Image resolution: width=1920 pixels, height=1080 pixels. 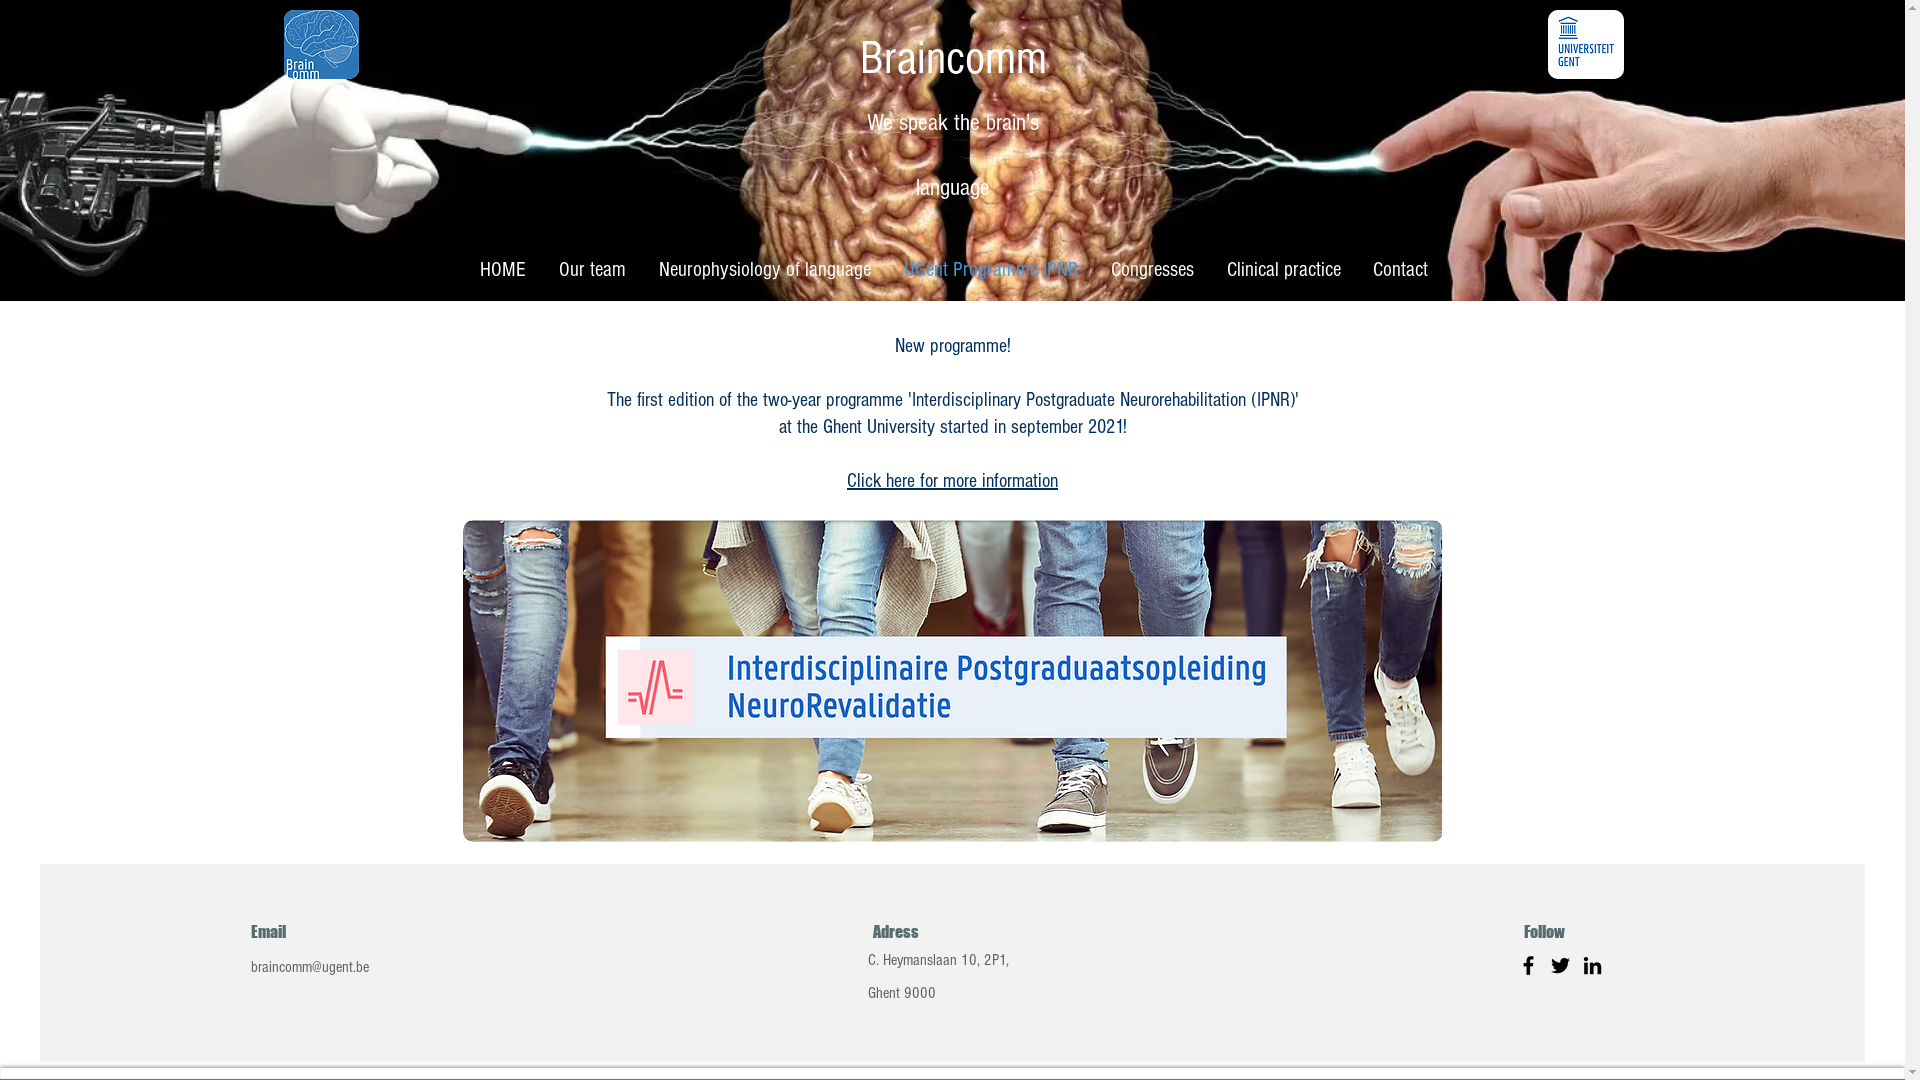 I want to click on 'HOME', so click(x=503, y=270).